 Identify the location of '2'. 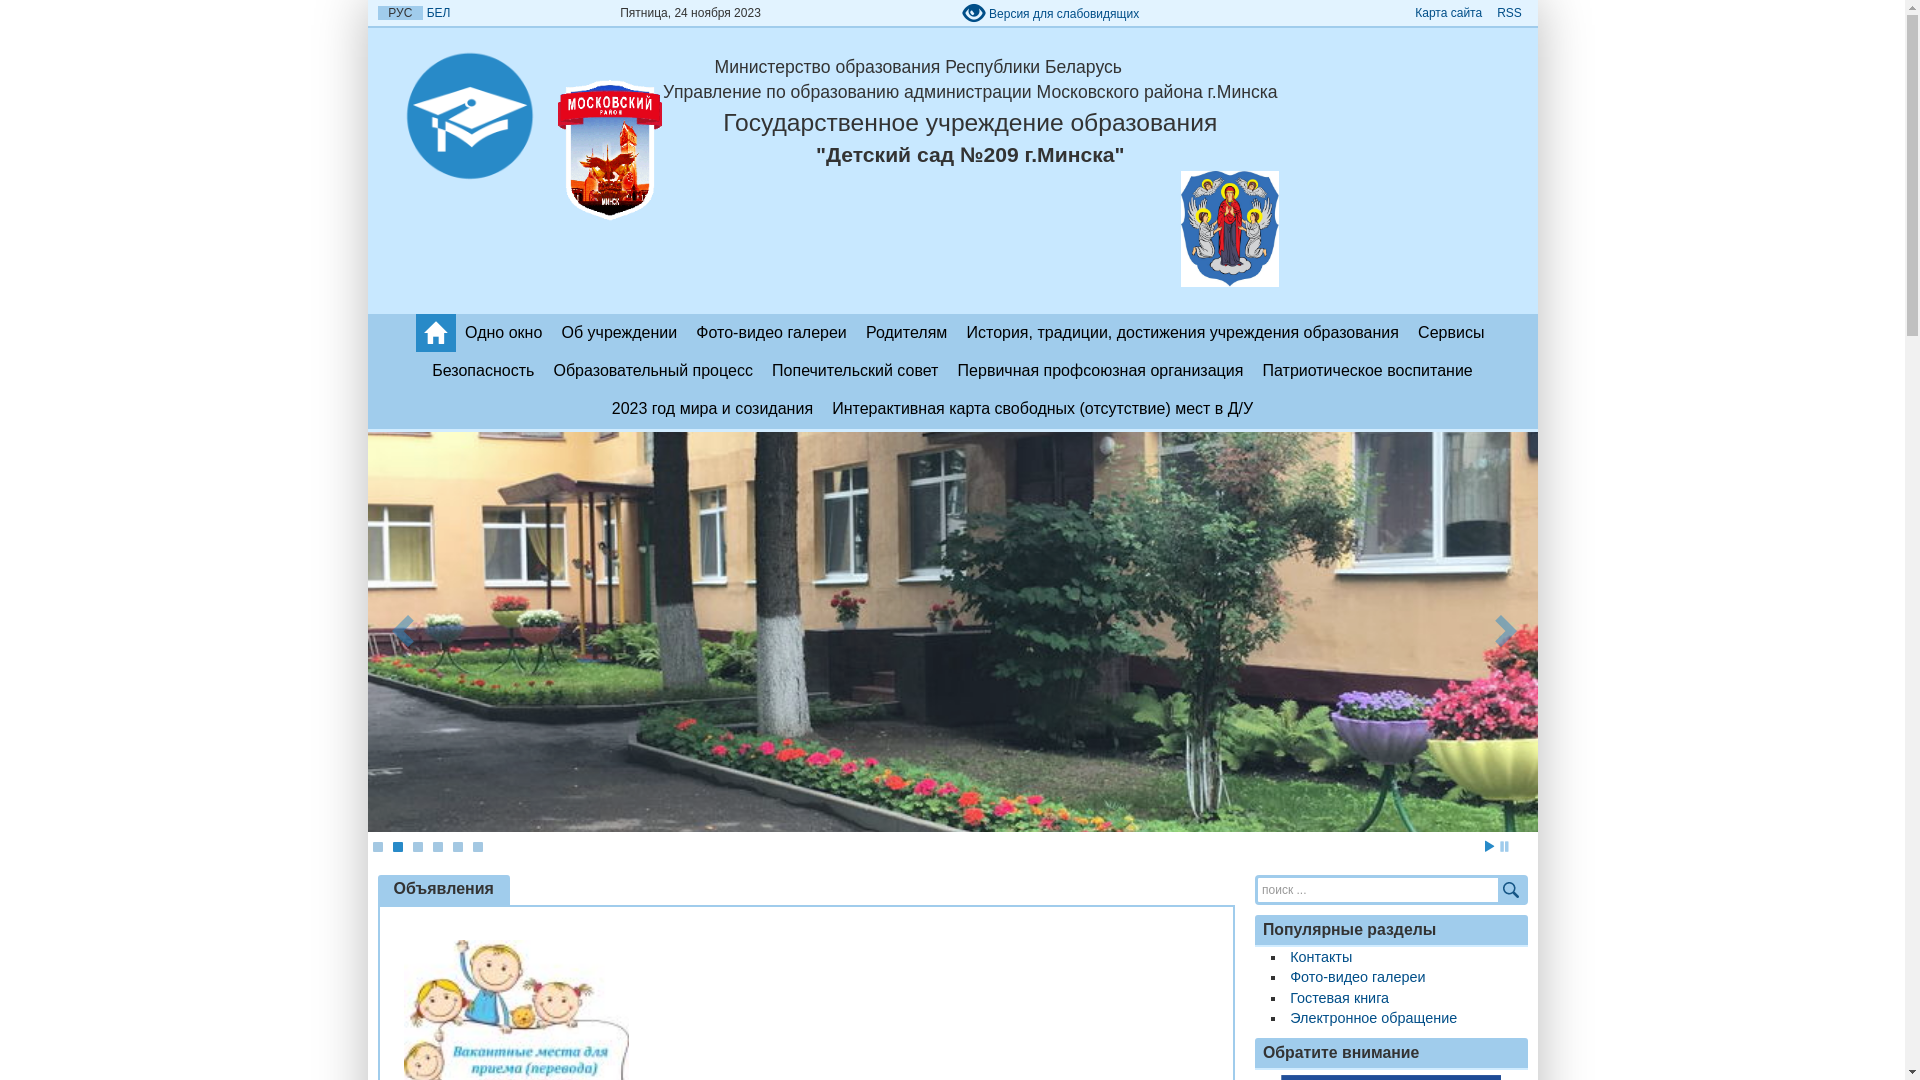
(397, 847).